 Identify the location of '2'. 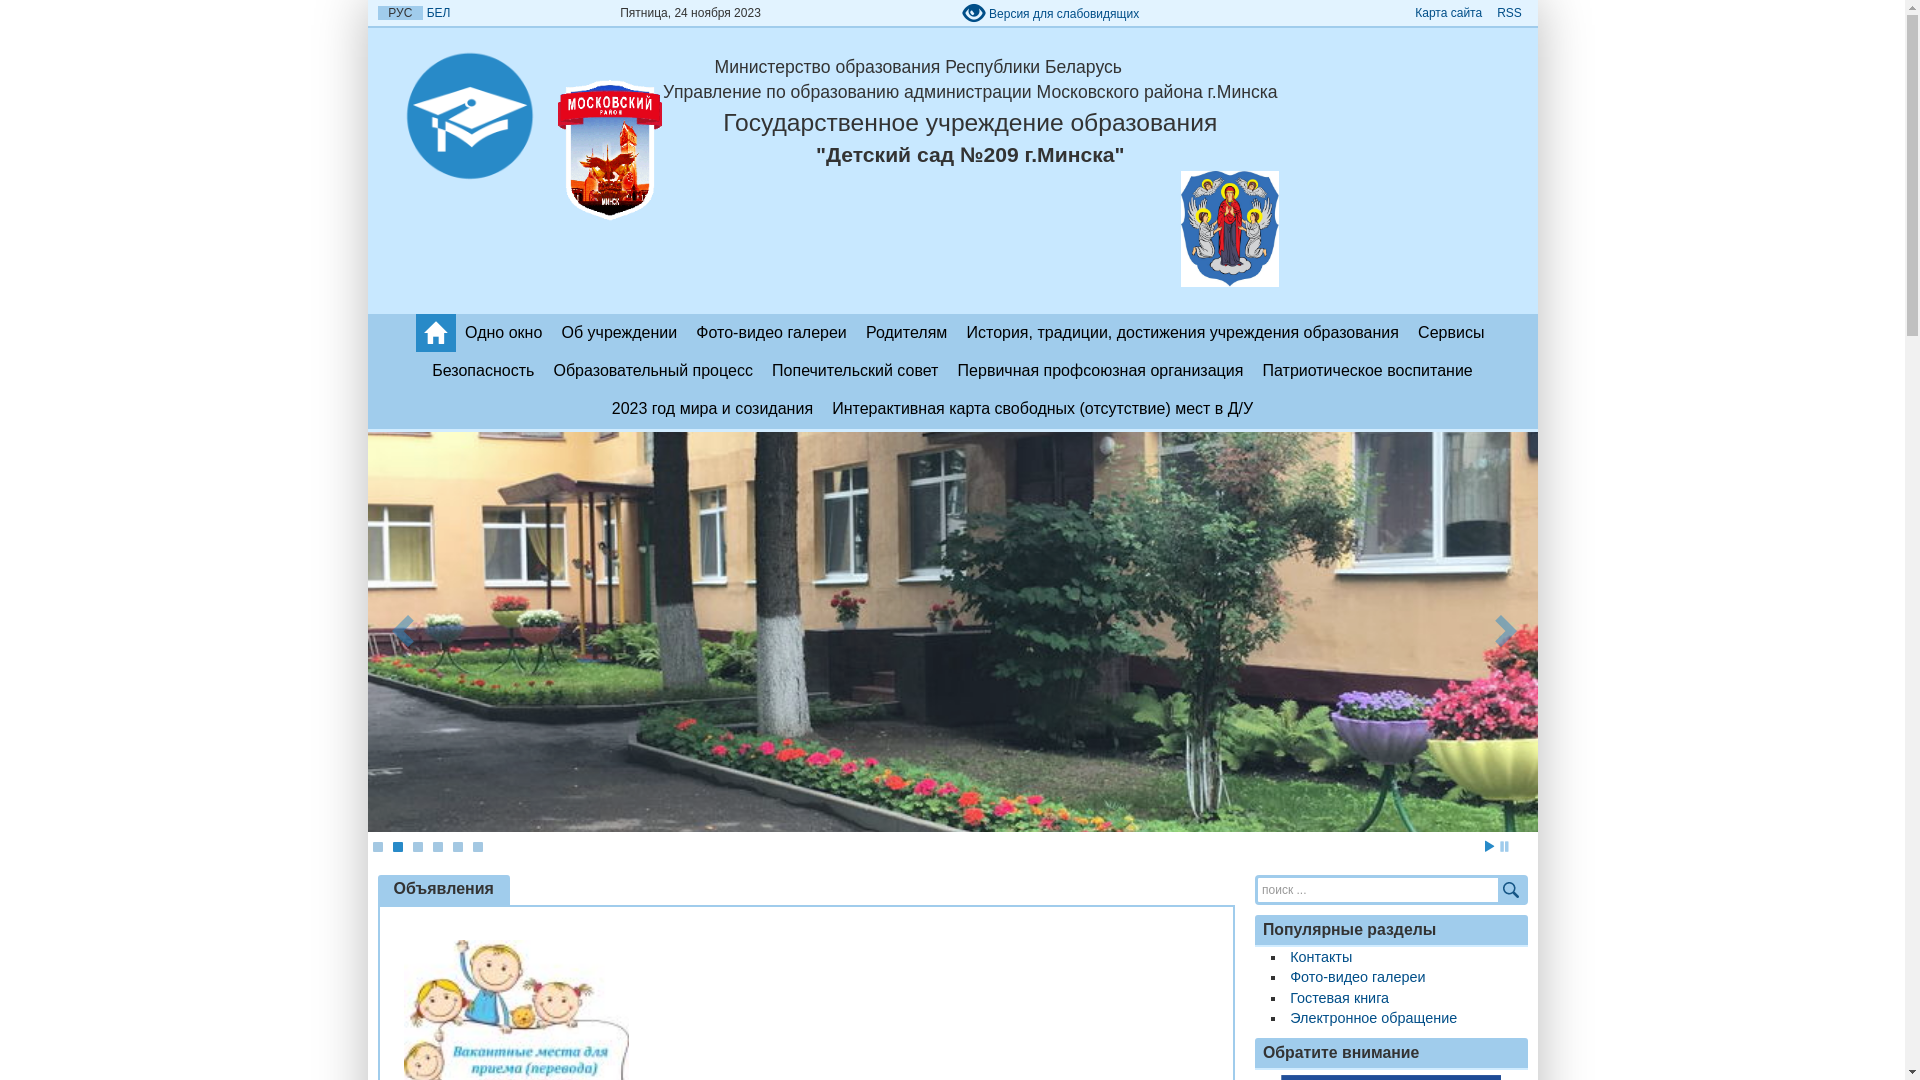
(397, 847).